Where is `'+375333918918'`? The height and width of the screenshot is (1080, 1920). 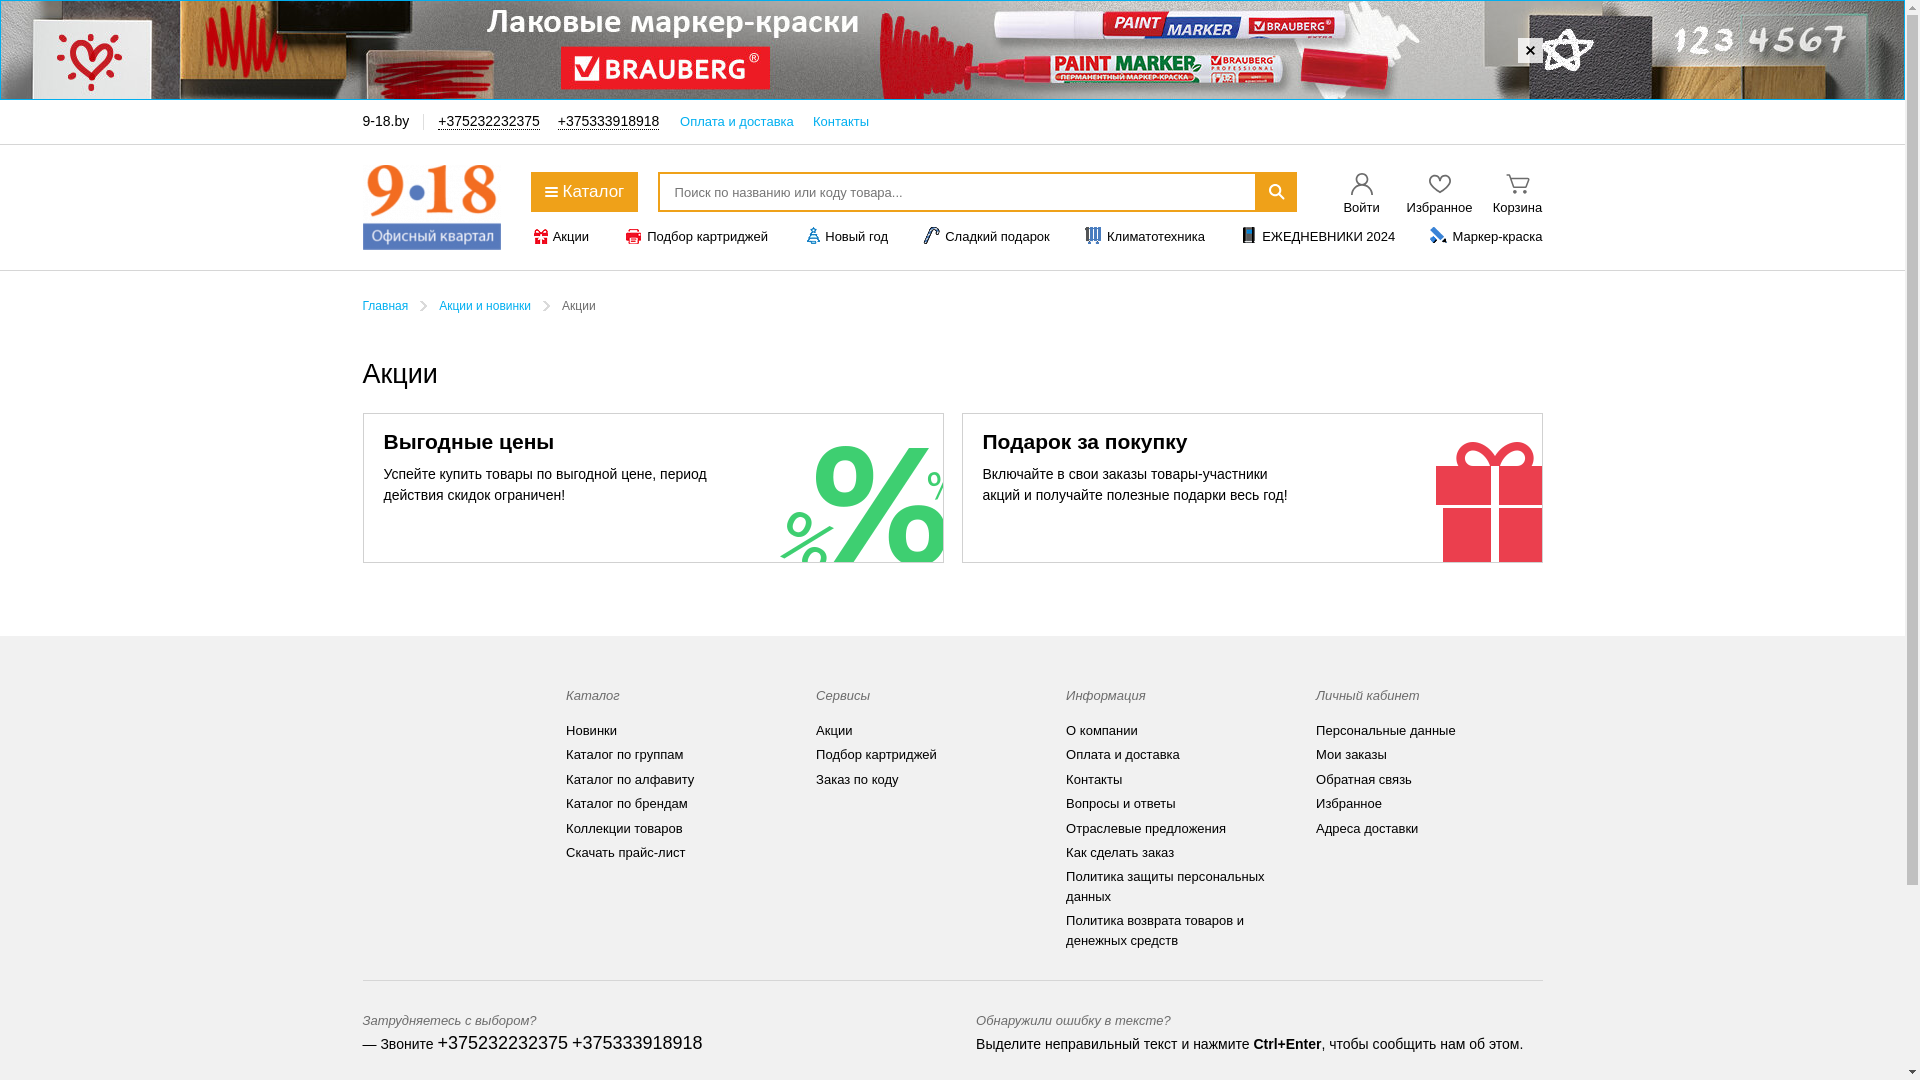
'+375333918918' is located at coordinates (557, 121).